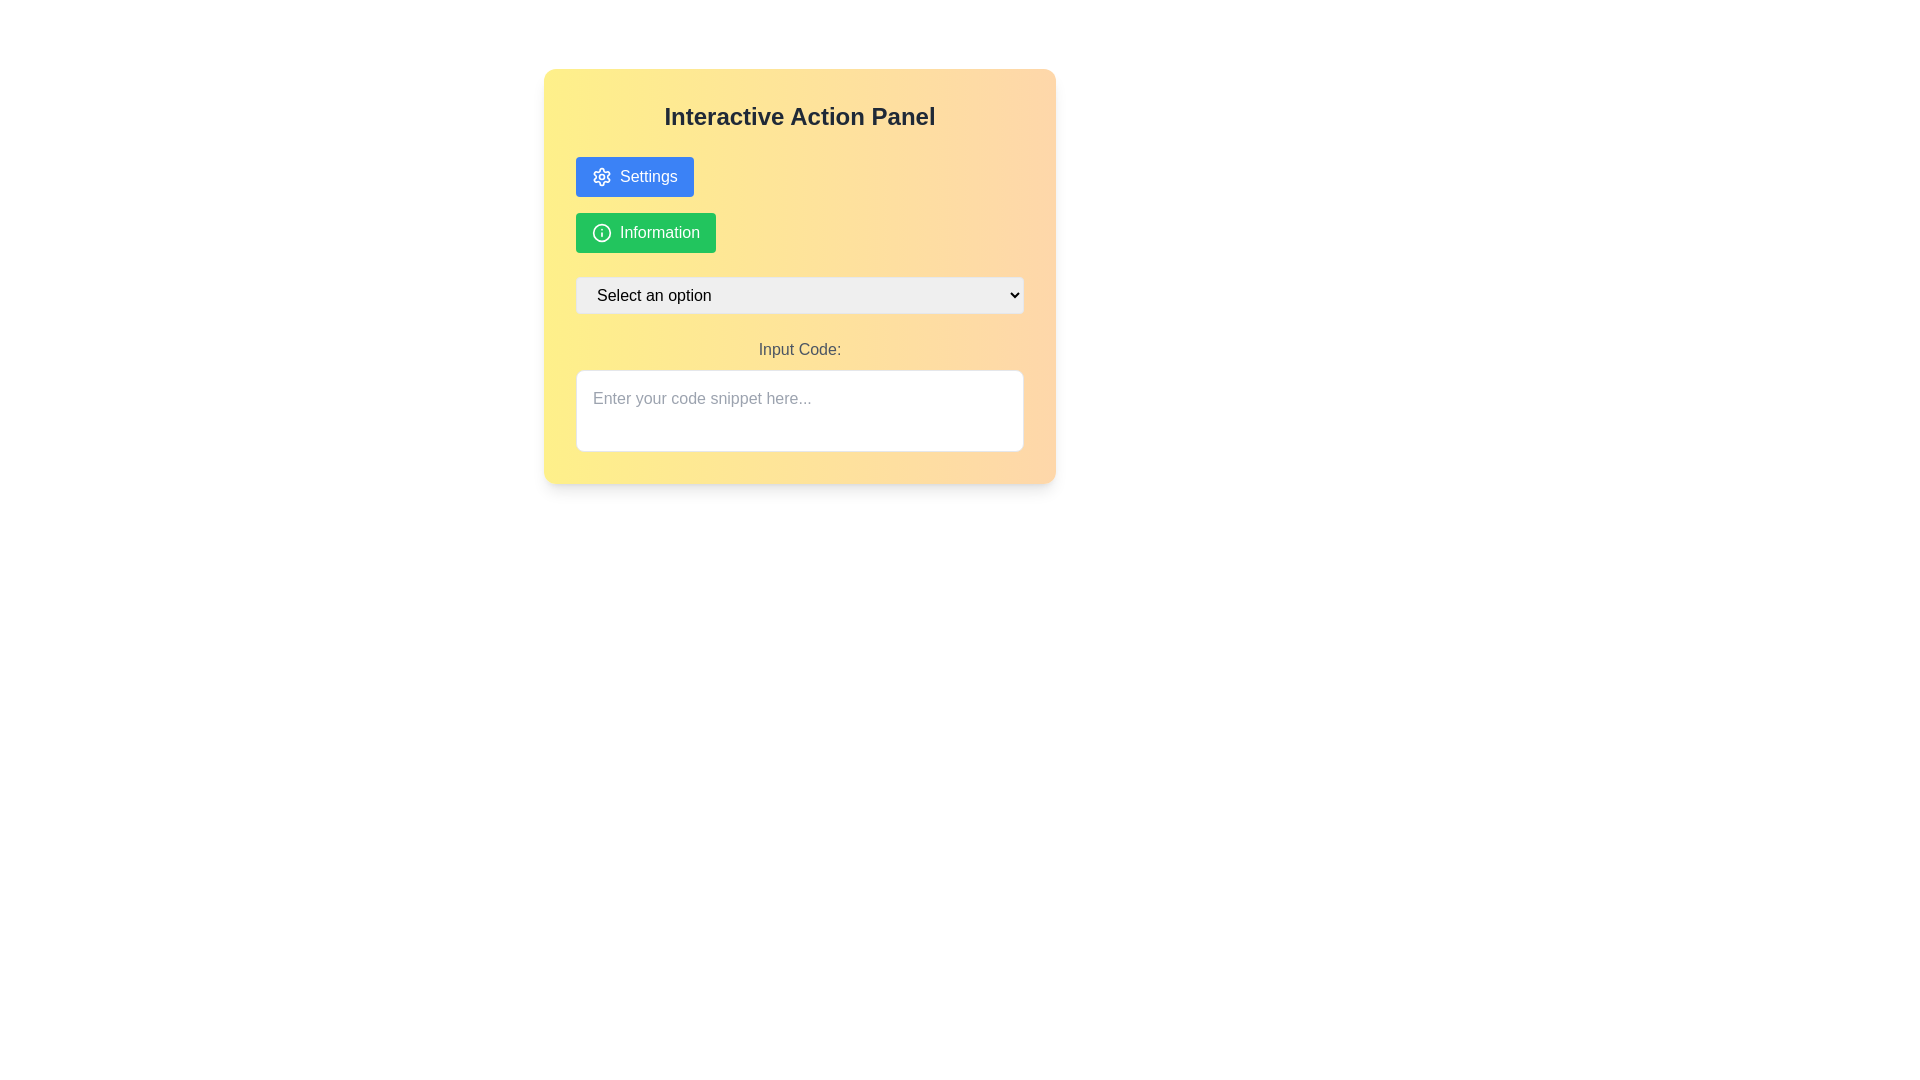  Describe the element at coordinates (600, 231) in the screenshot. I see `the Circular SVG Element that serves as part of the 'Information' button icon, located below the 'Settings' button in the interactive action panel` at that location.